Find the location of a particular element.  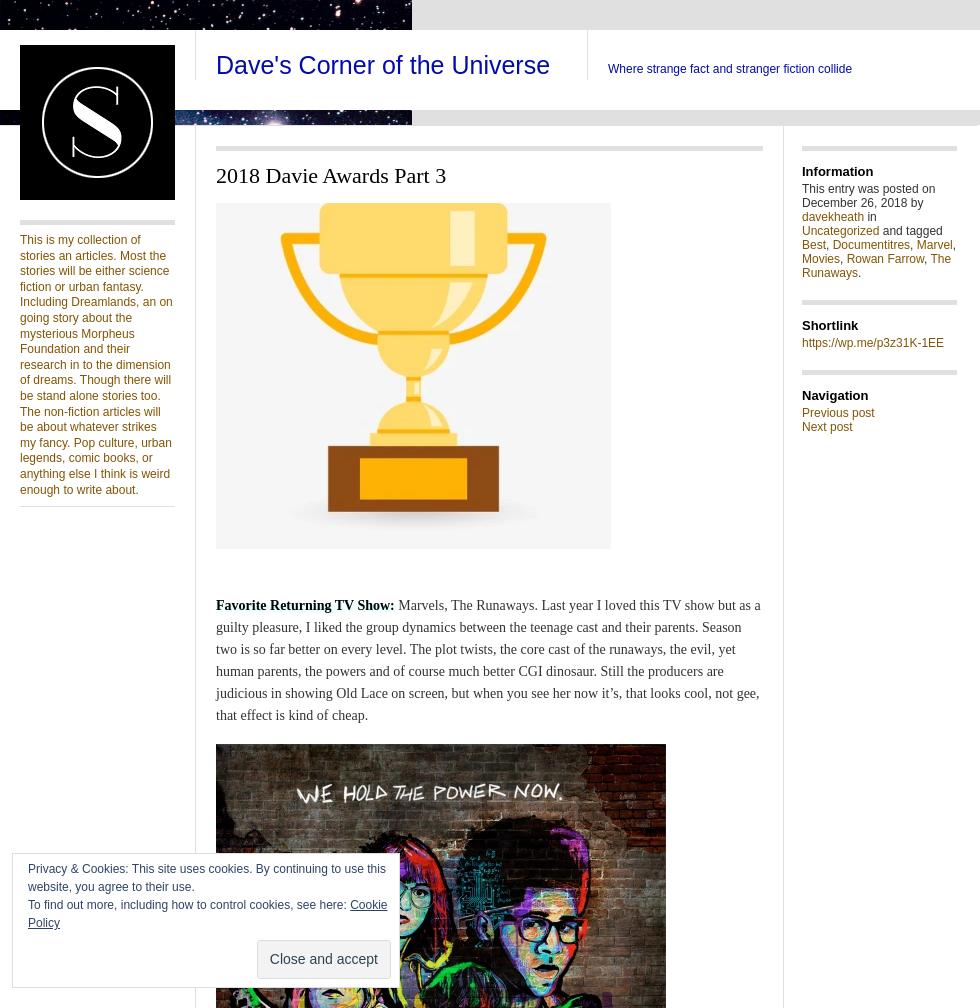

'This entry was posted on December 26, 2018 by' is located at coordinates (868, 195).